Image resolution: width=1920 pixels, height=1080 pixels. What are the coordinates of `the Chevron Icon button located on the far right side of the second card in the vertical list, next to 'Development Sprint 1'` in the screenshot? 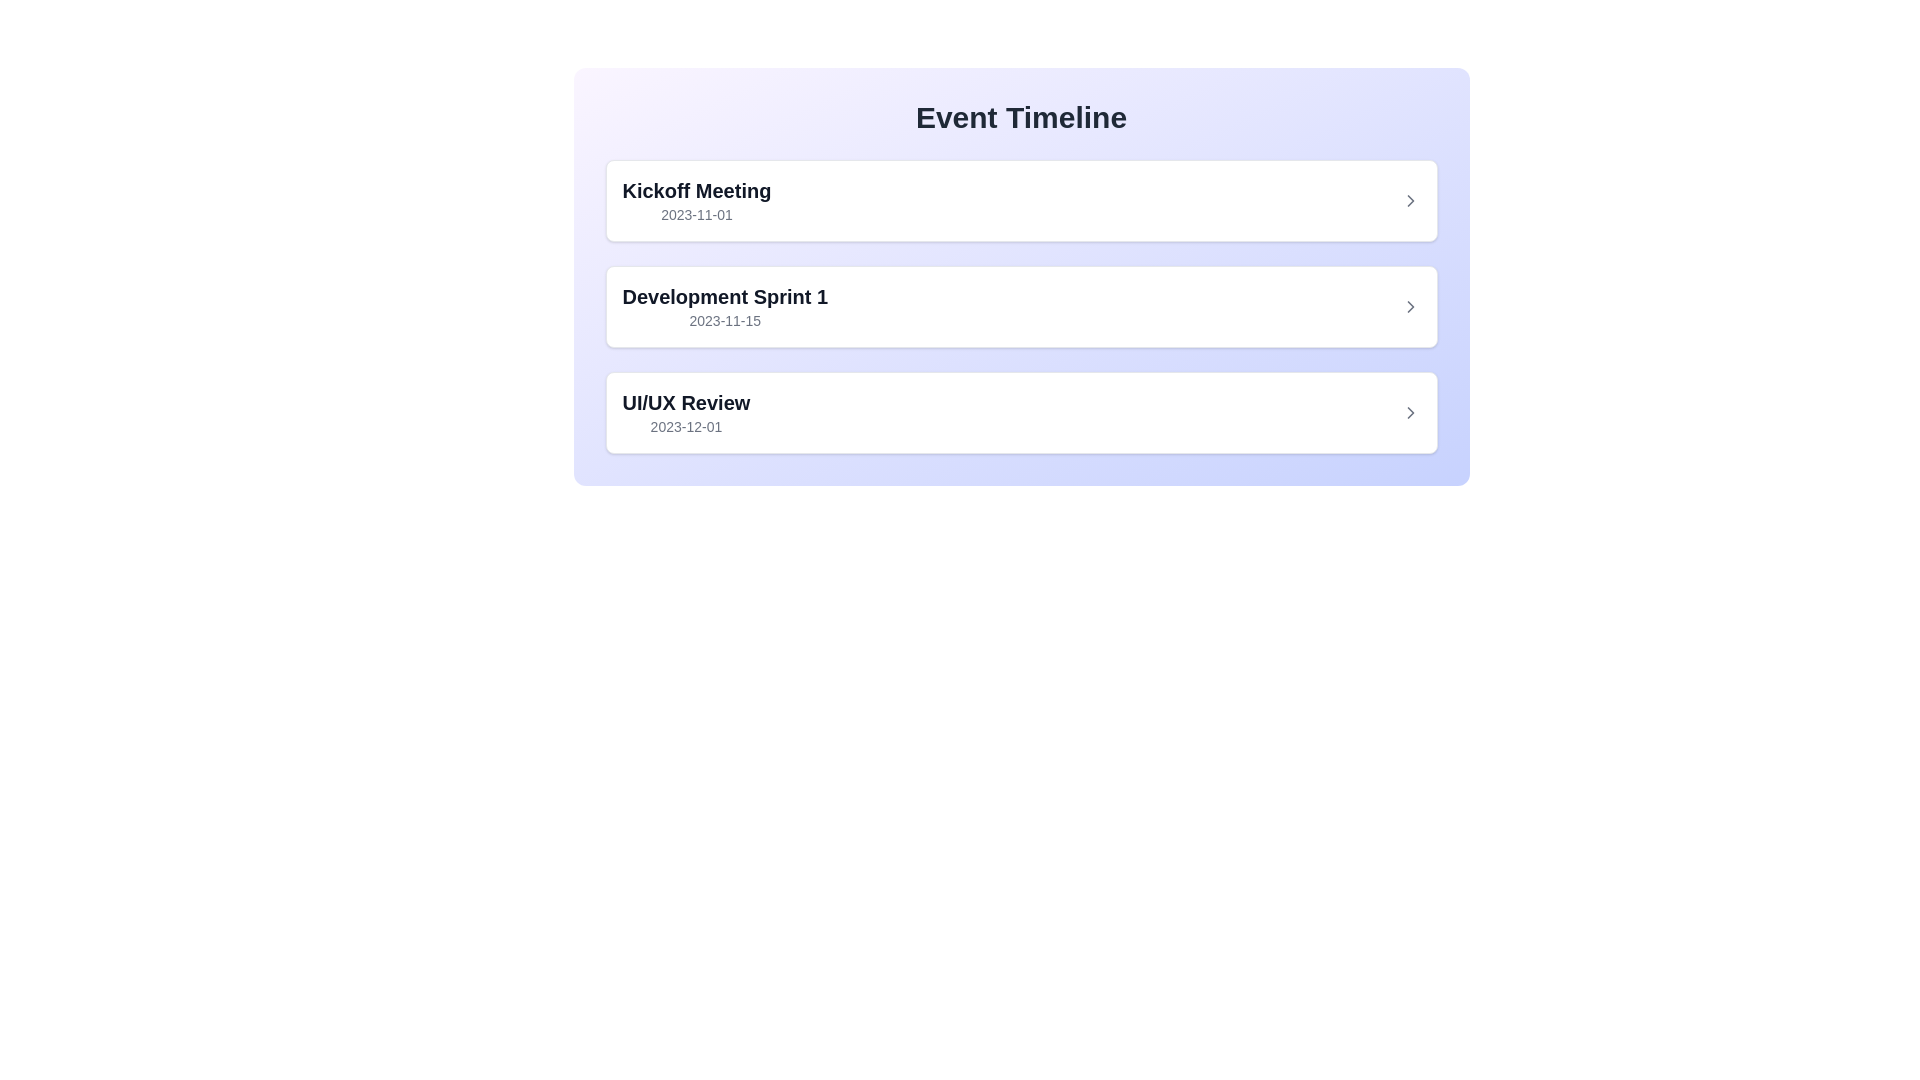 It's located at (1409, 307).